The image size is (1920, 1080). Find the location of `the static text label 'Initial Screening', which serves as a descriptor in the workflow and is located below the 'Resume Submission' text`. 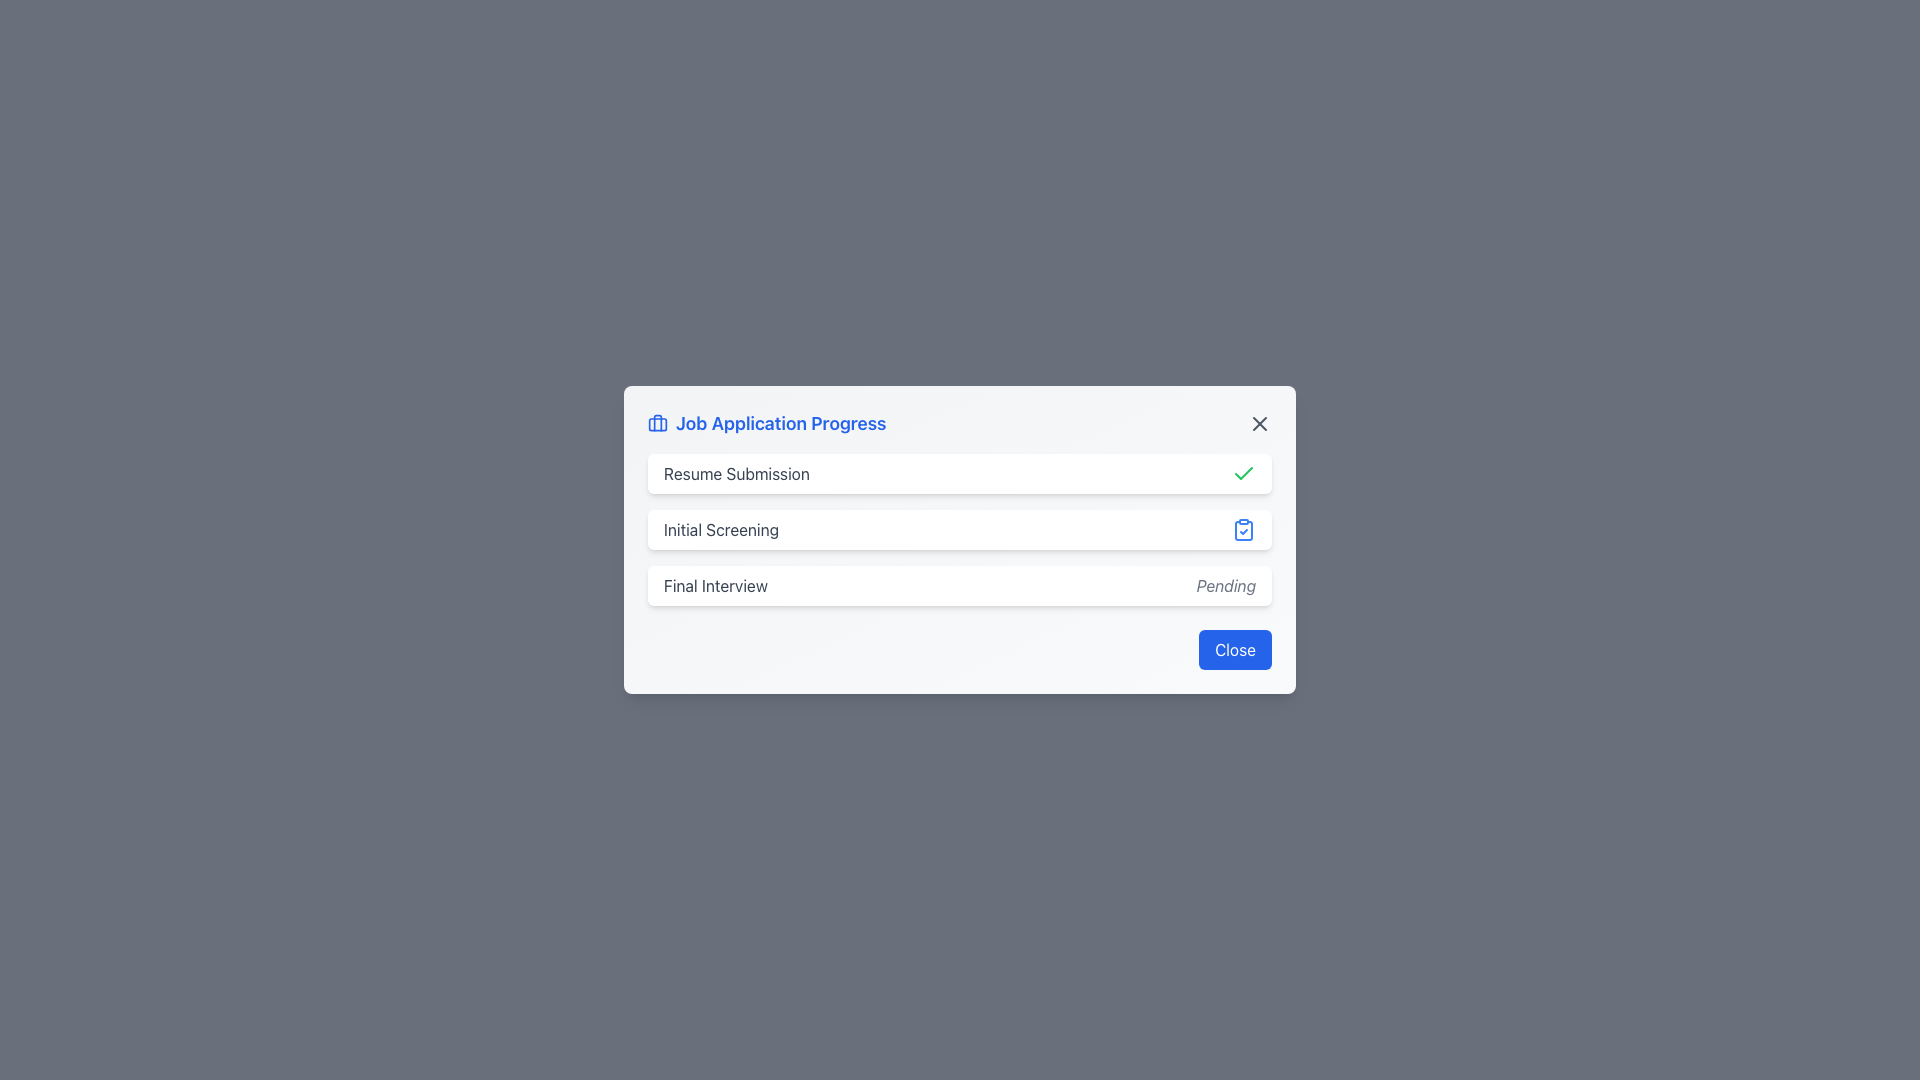

the static text label 'Initial Screening', which serves as a descriptor in the workflow and is located below the 'Resume Submission' text is located at coordinates (720, 528).